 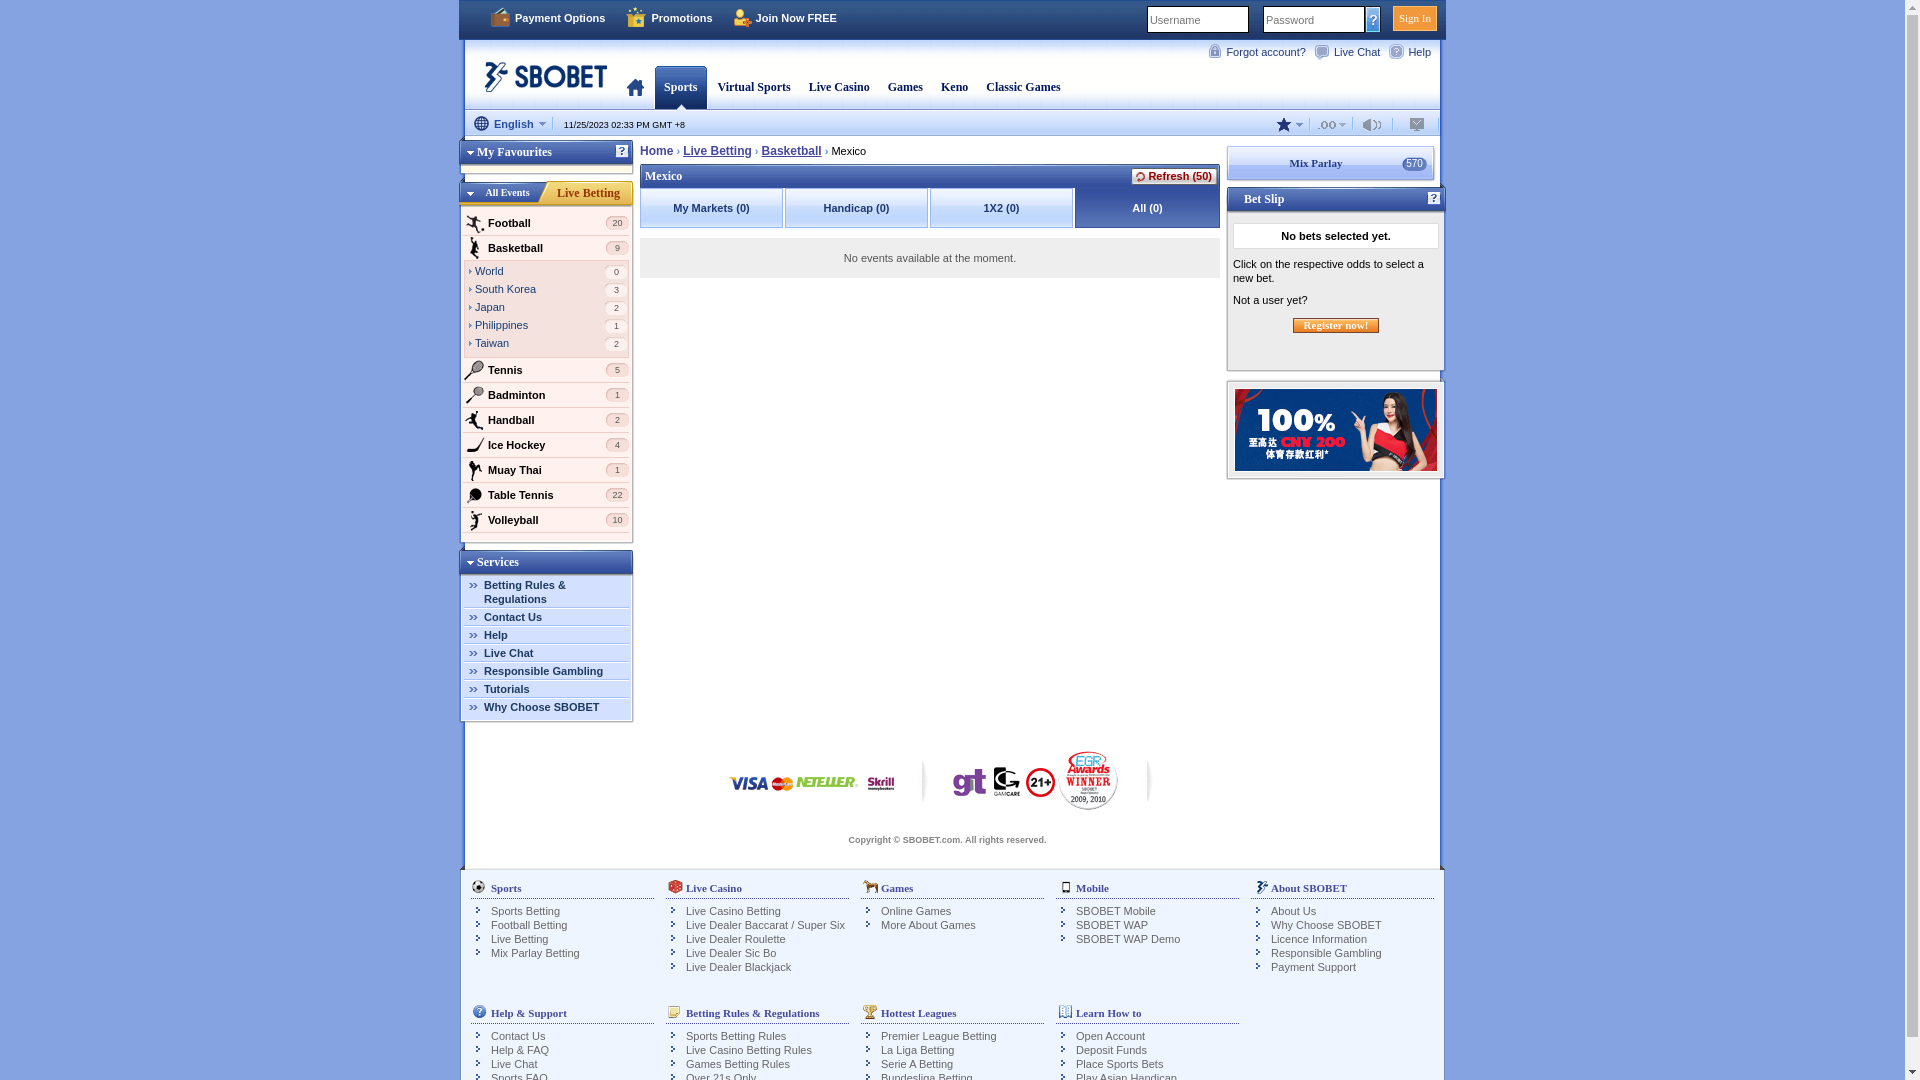 I want to click on 'La Liga Betting', so click(x=916, y=1048).